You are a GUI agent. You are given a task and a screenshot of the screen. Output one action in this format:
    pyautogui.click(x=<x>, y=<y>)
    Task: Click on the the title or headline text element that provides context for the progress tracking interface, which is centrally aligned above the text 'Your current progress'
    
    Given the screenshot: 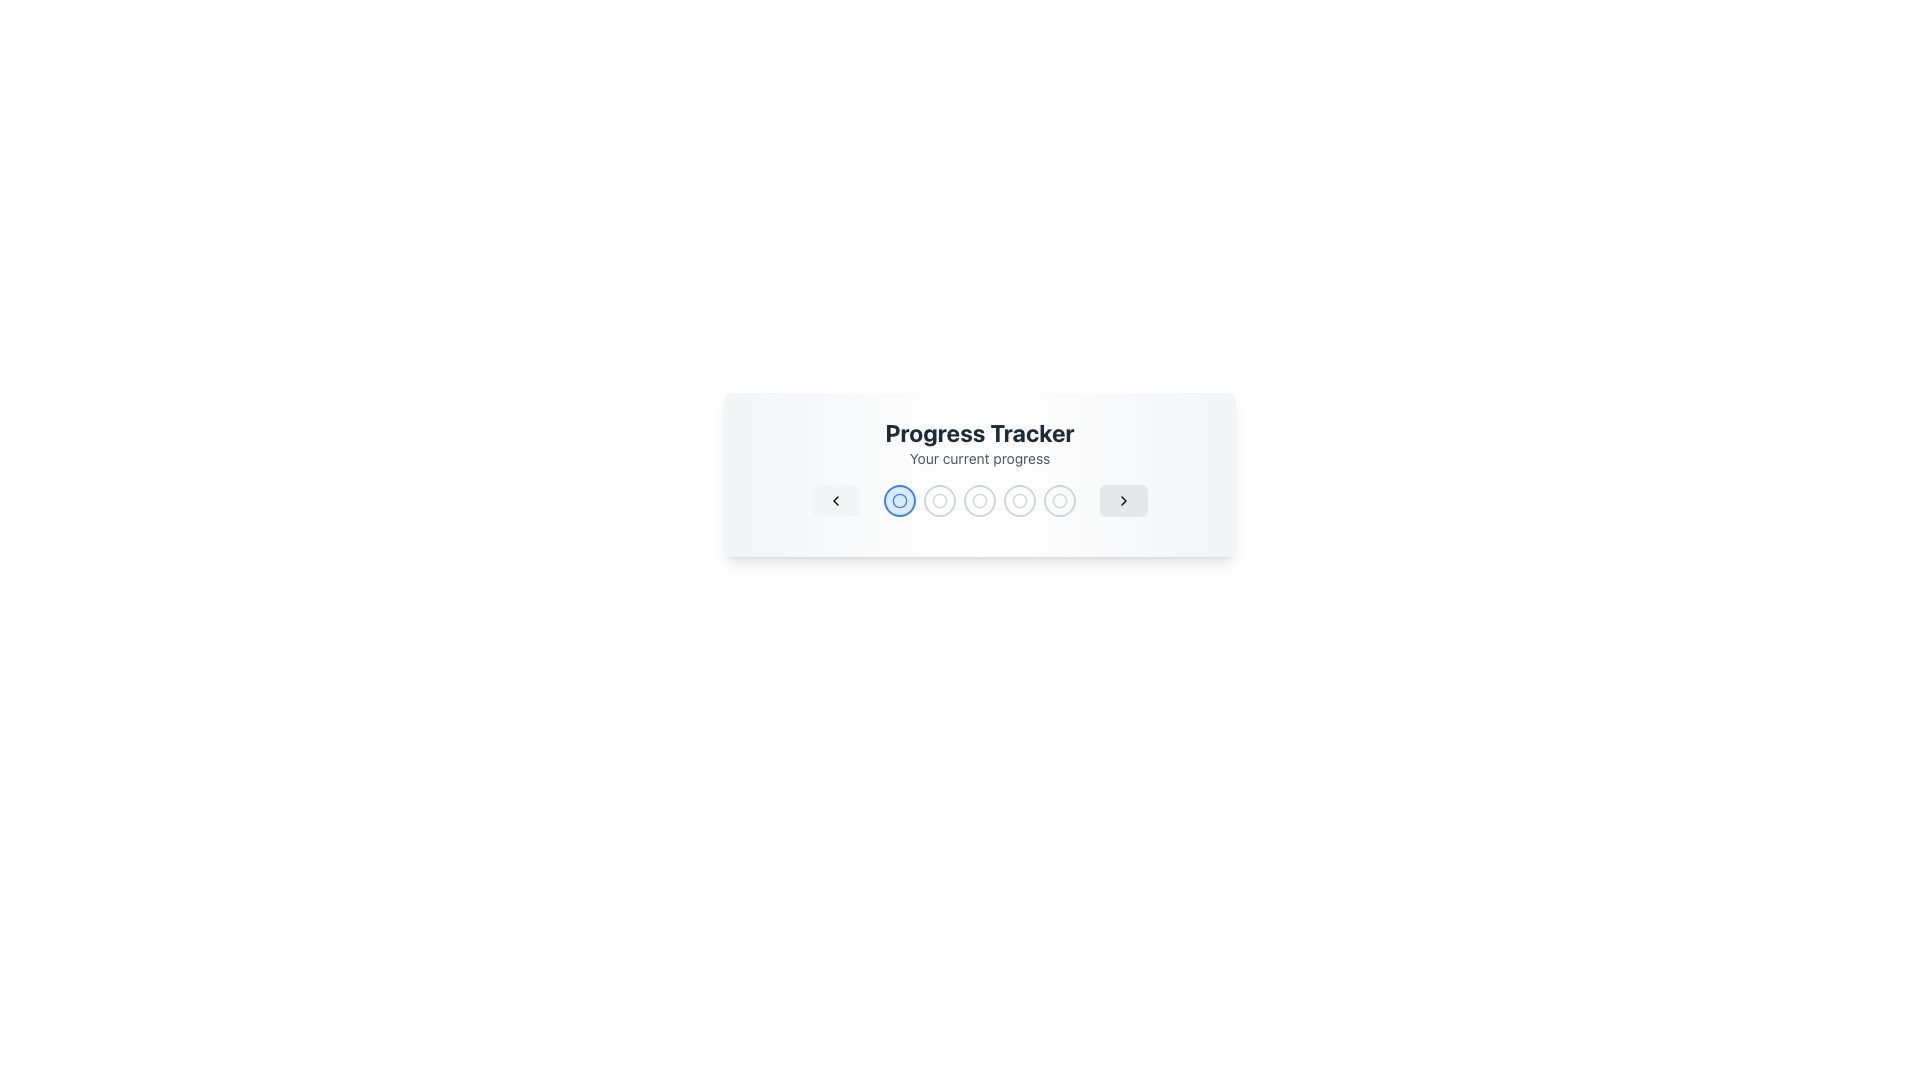 What is the action you would take?
    pyautogui.click(x=979, y=431)
    